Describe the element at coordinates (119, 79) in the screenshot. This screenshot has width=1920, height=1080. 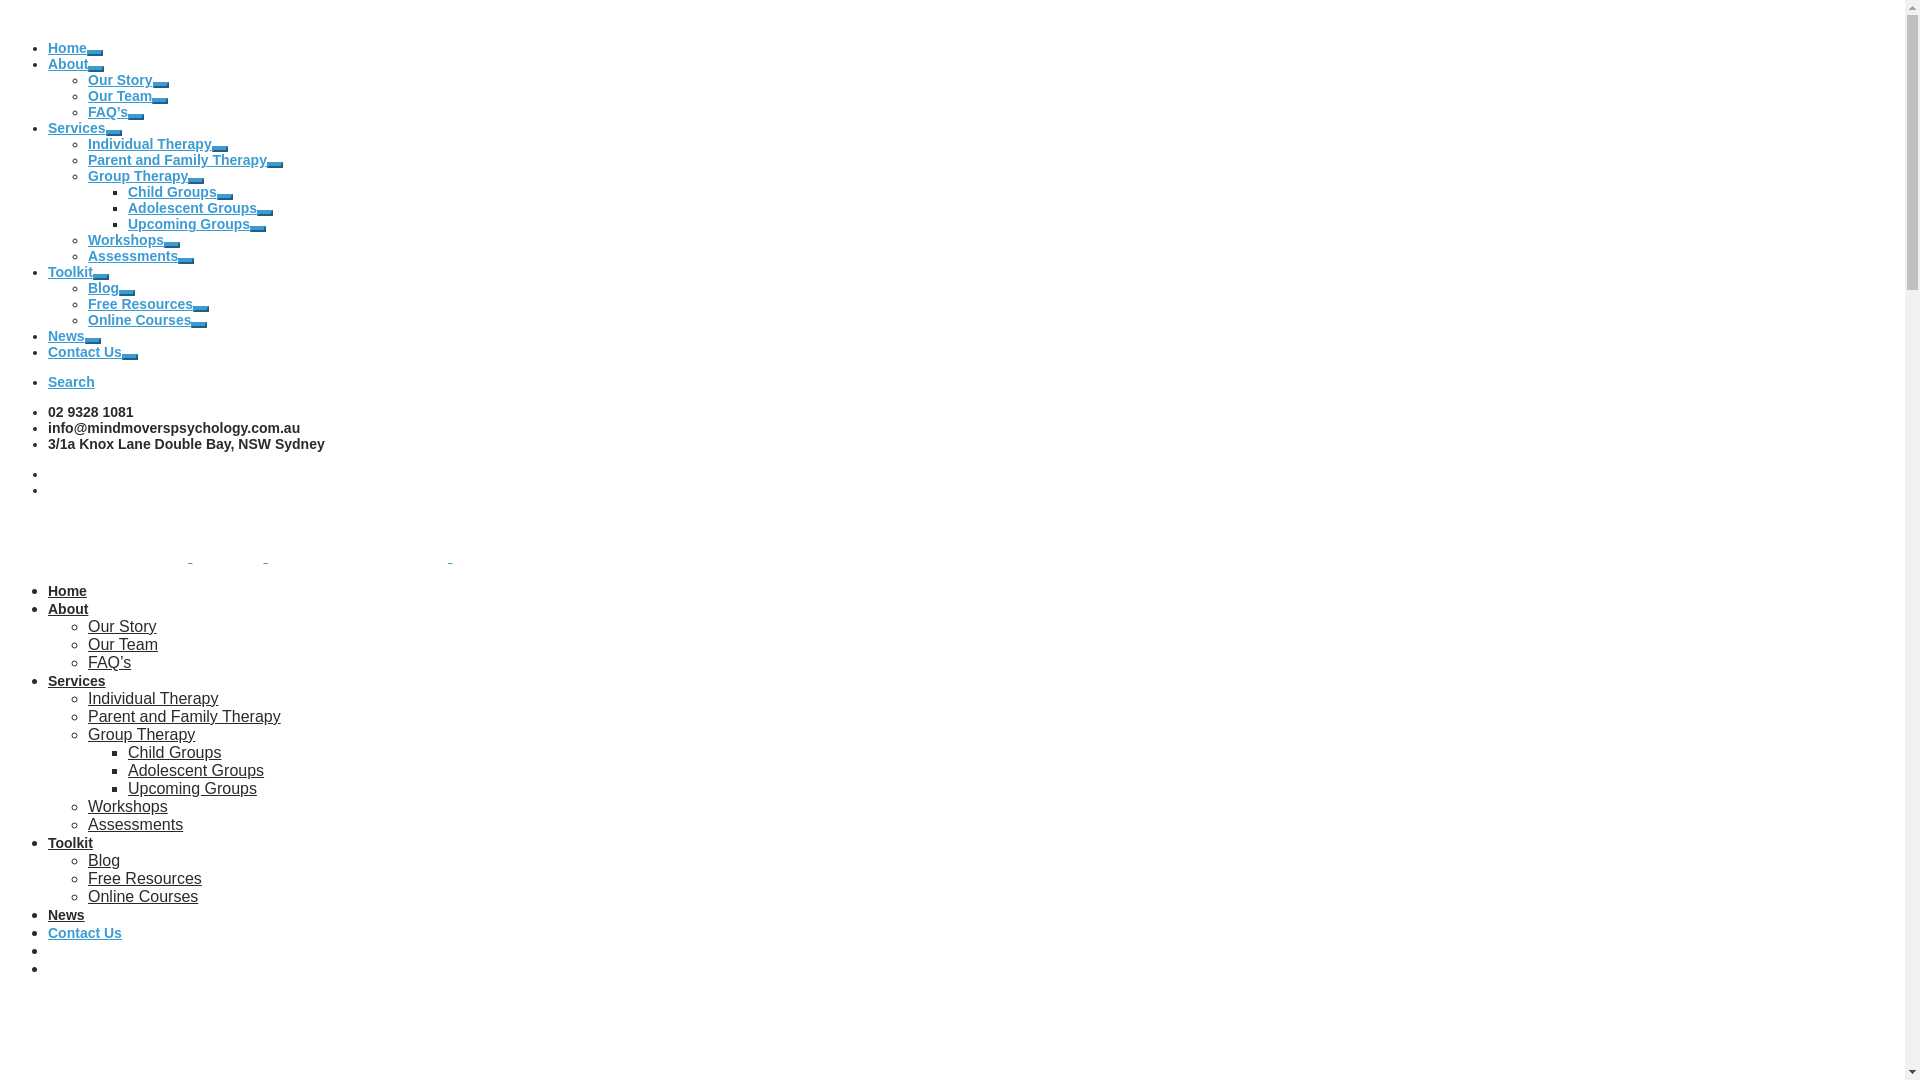
I see `'Our Story'` at that location.